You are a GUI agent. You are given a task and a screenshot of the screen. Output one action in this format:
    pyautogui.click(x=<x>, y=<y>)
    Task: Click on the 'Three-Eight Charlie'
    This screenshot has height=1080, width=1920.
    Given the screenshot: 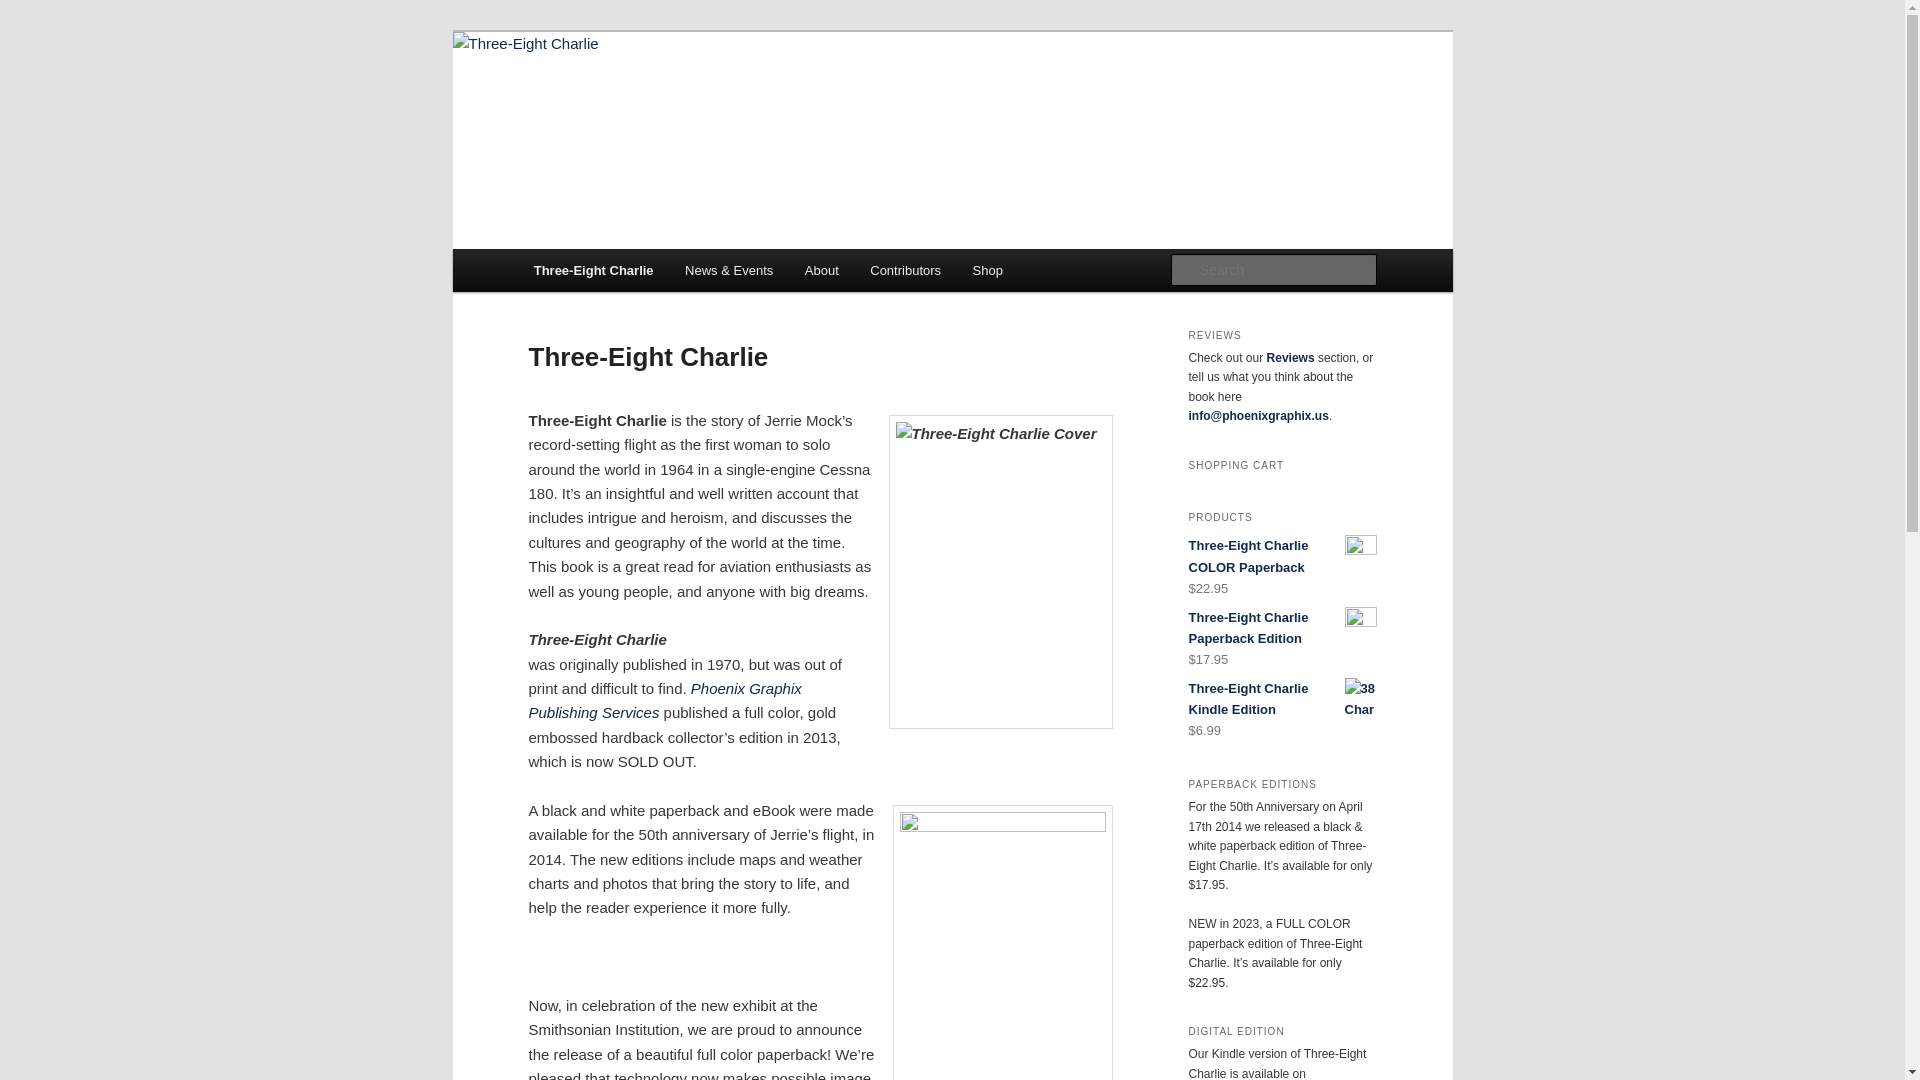 What is the action you would take?
    pyautogui.click(x=592, y=270)
    